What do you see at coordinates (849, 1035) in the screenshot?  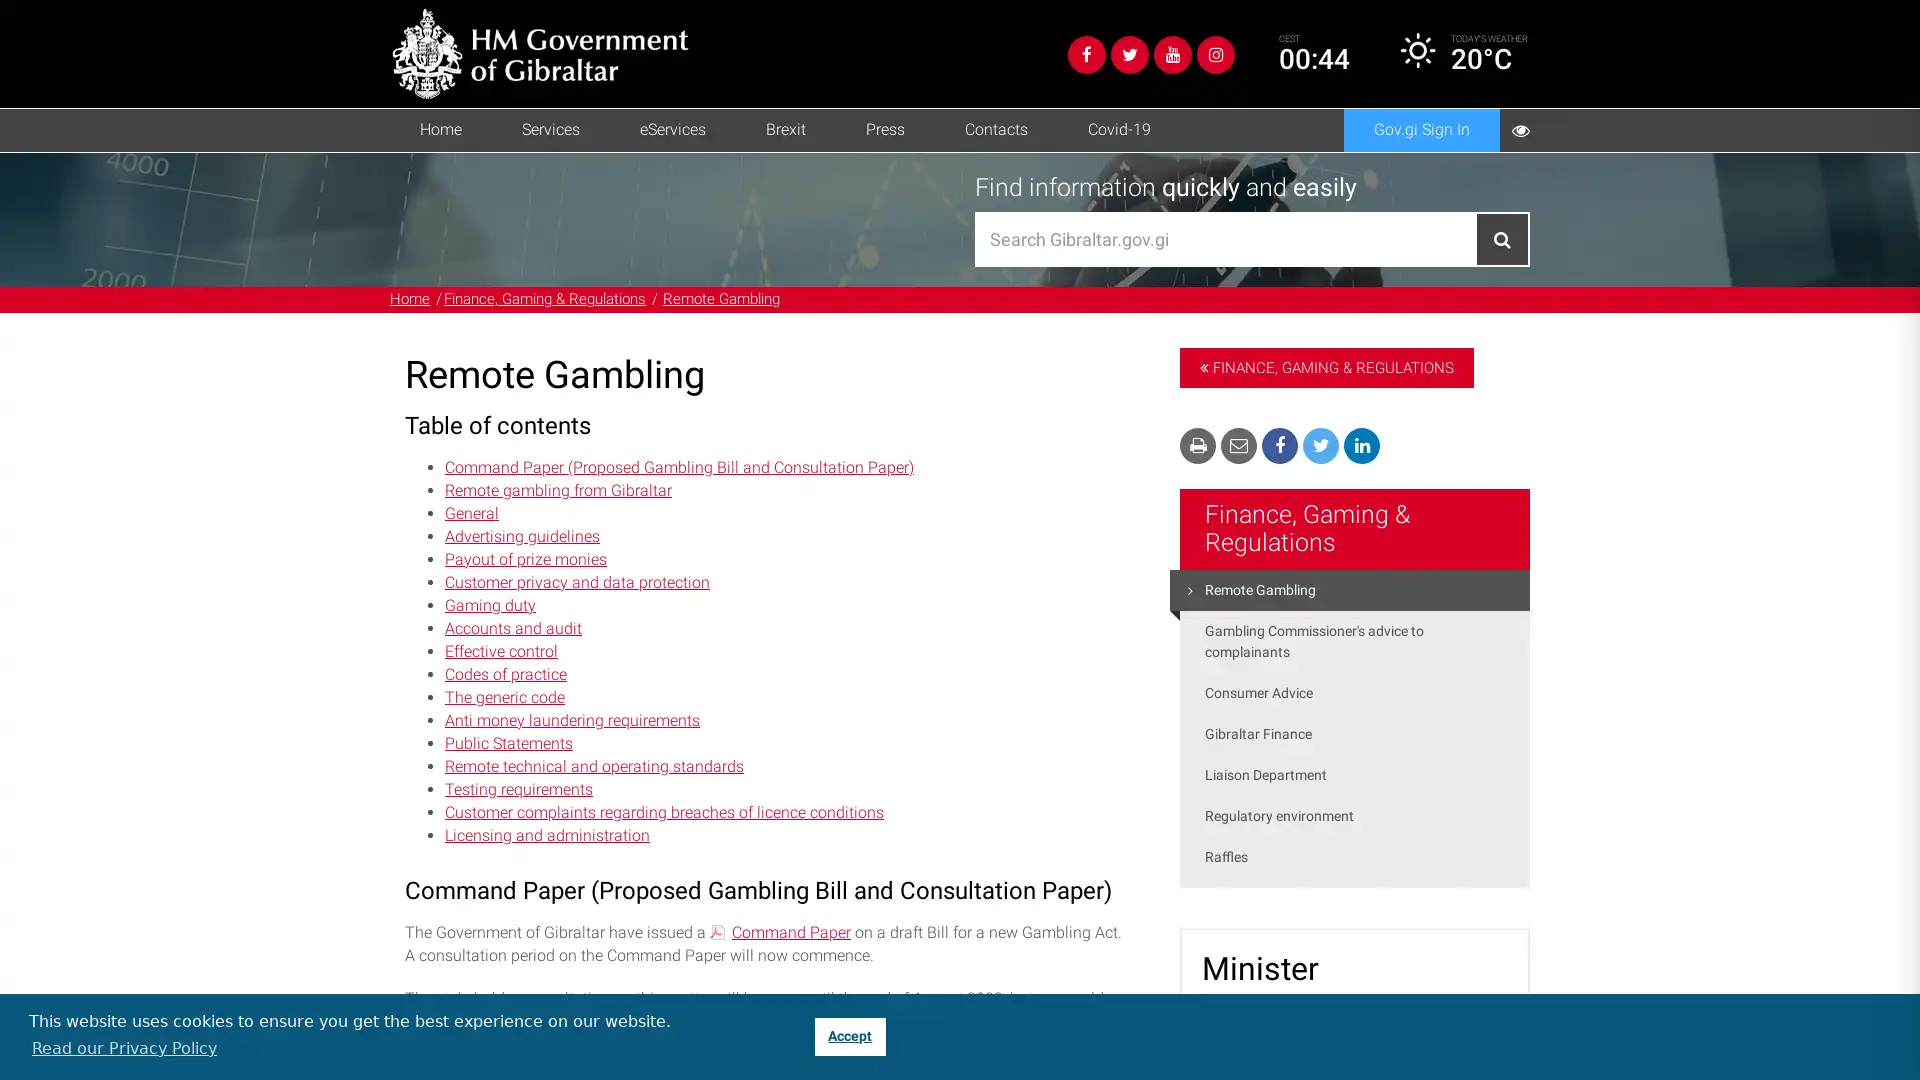 I see `dismiss cookie message` at bounding box center [849, 1035].